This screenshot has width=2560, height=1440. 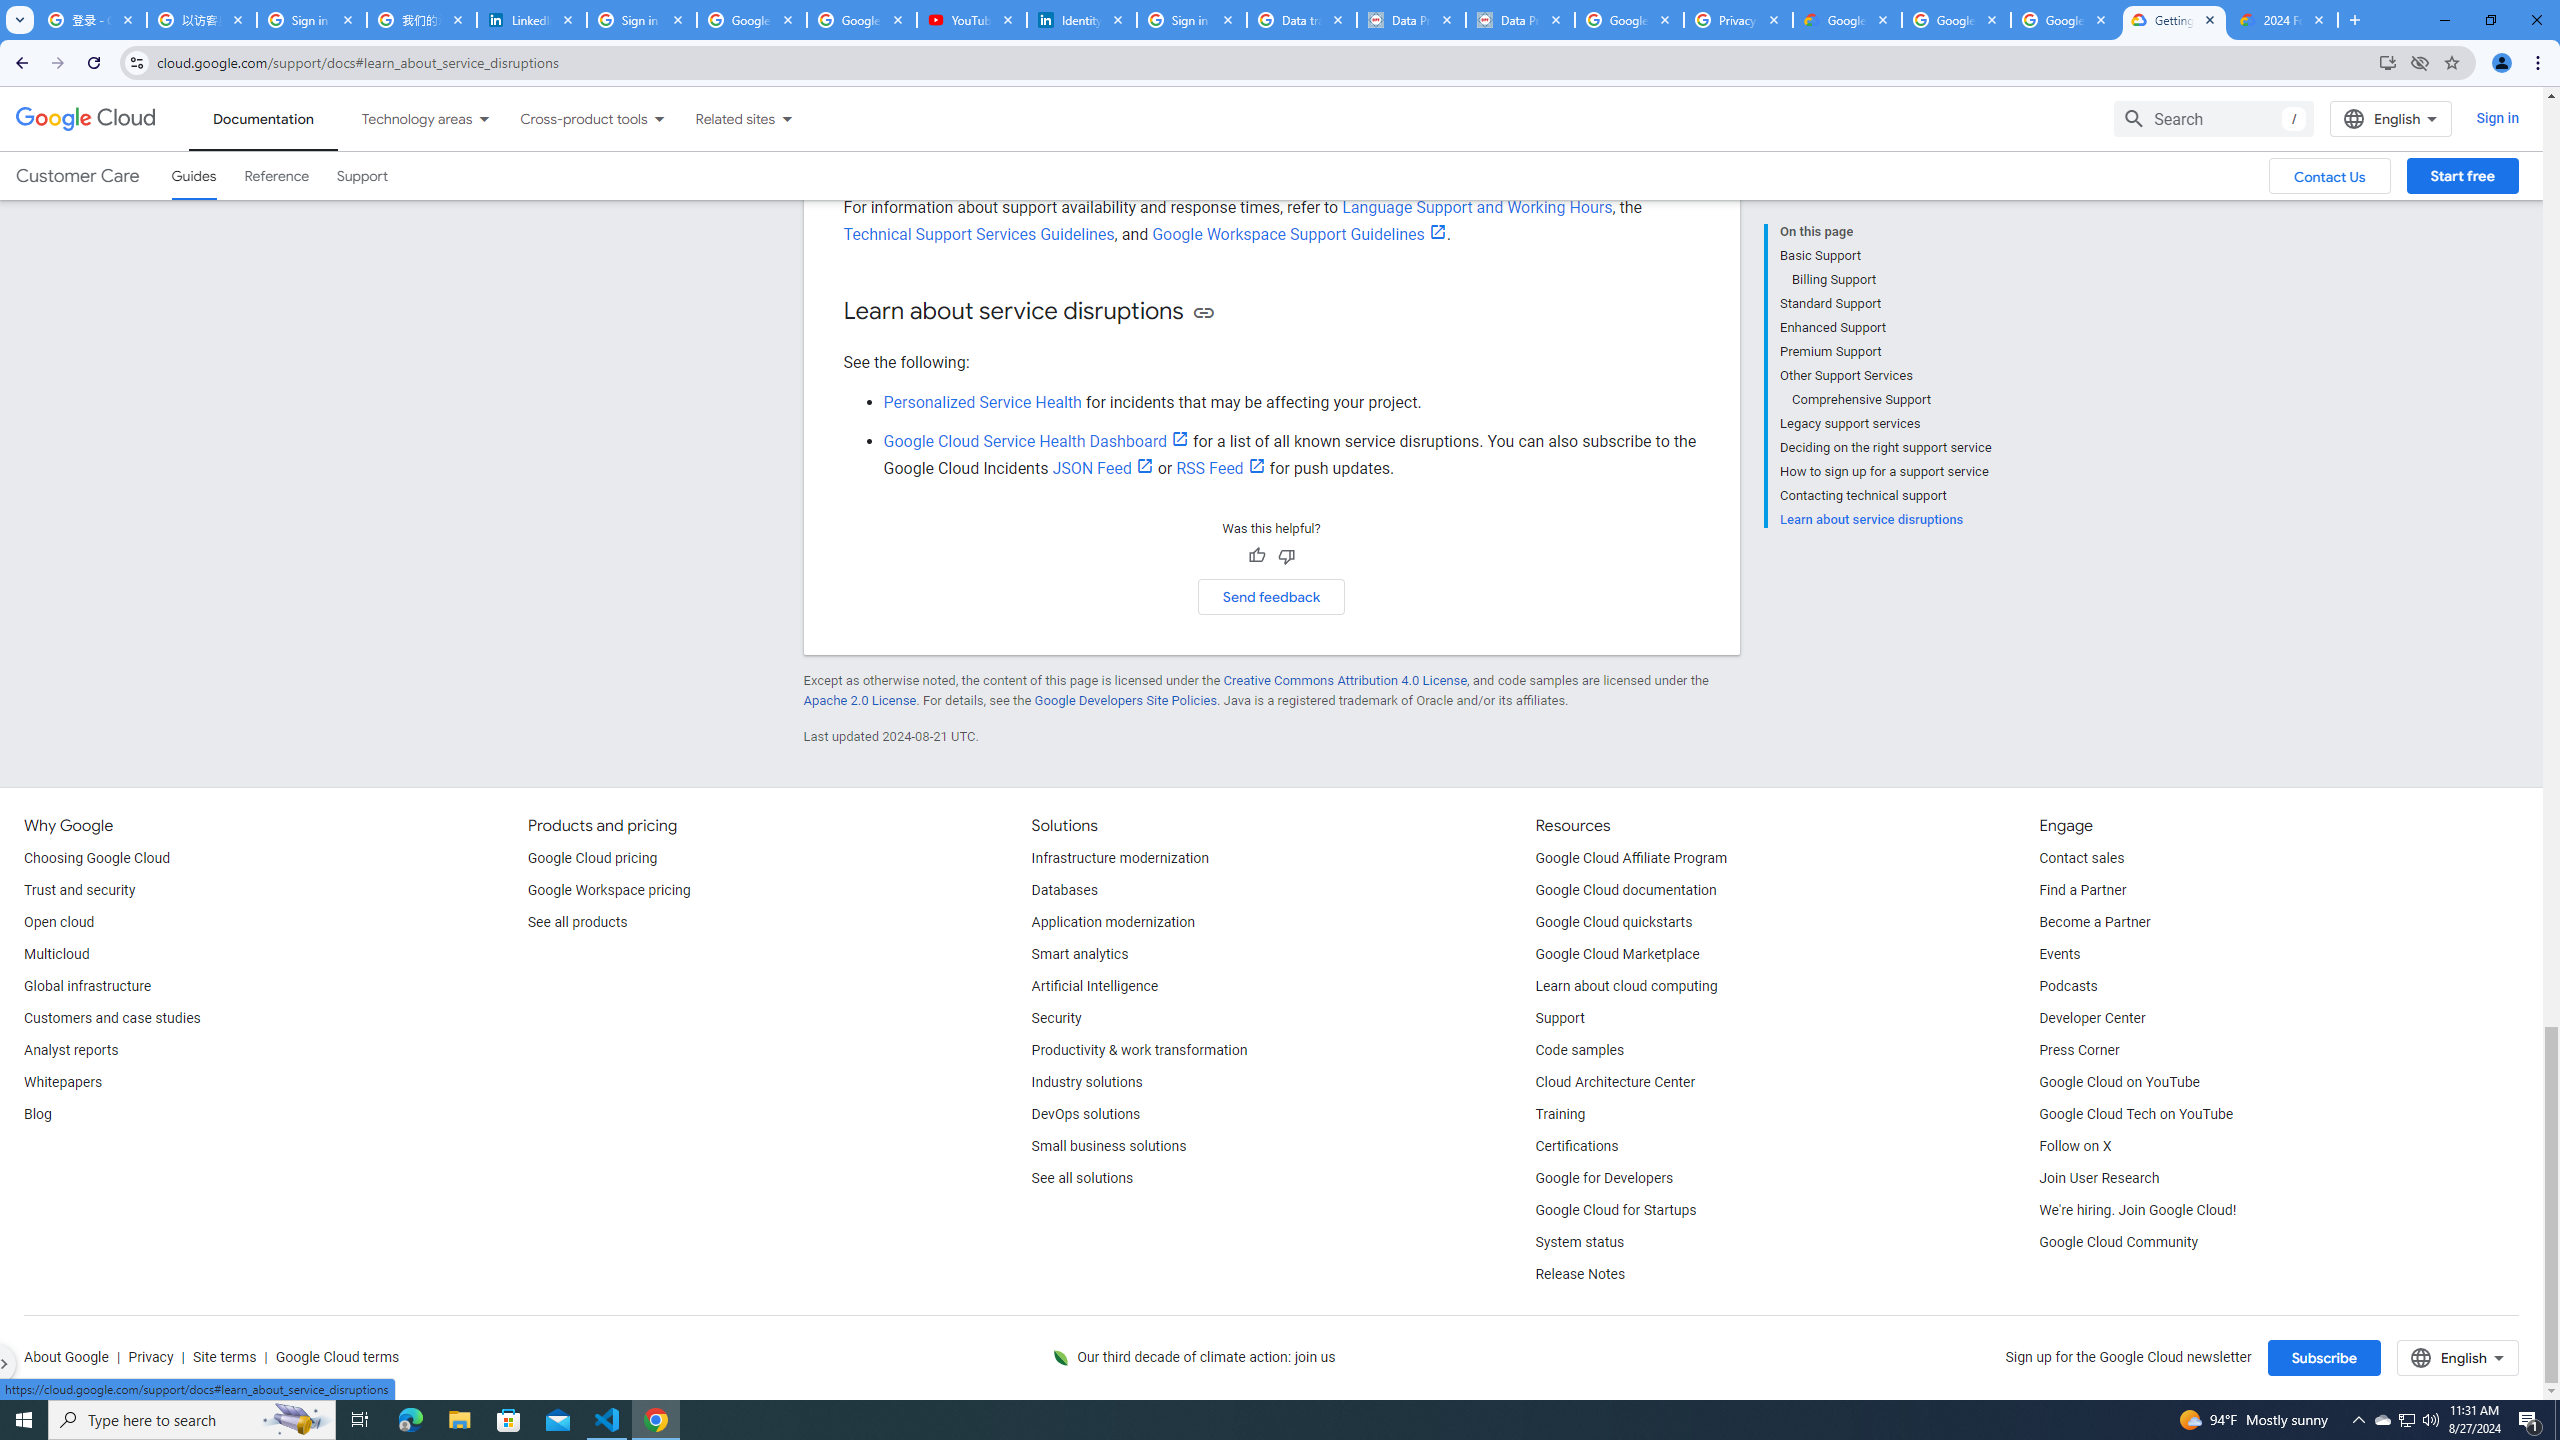 I want to click on 'Technical Support Services Guidelines', so click(x=978, y=233).